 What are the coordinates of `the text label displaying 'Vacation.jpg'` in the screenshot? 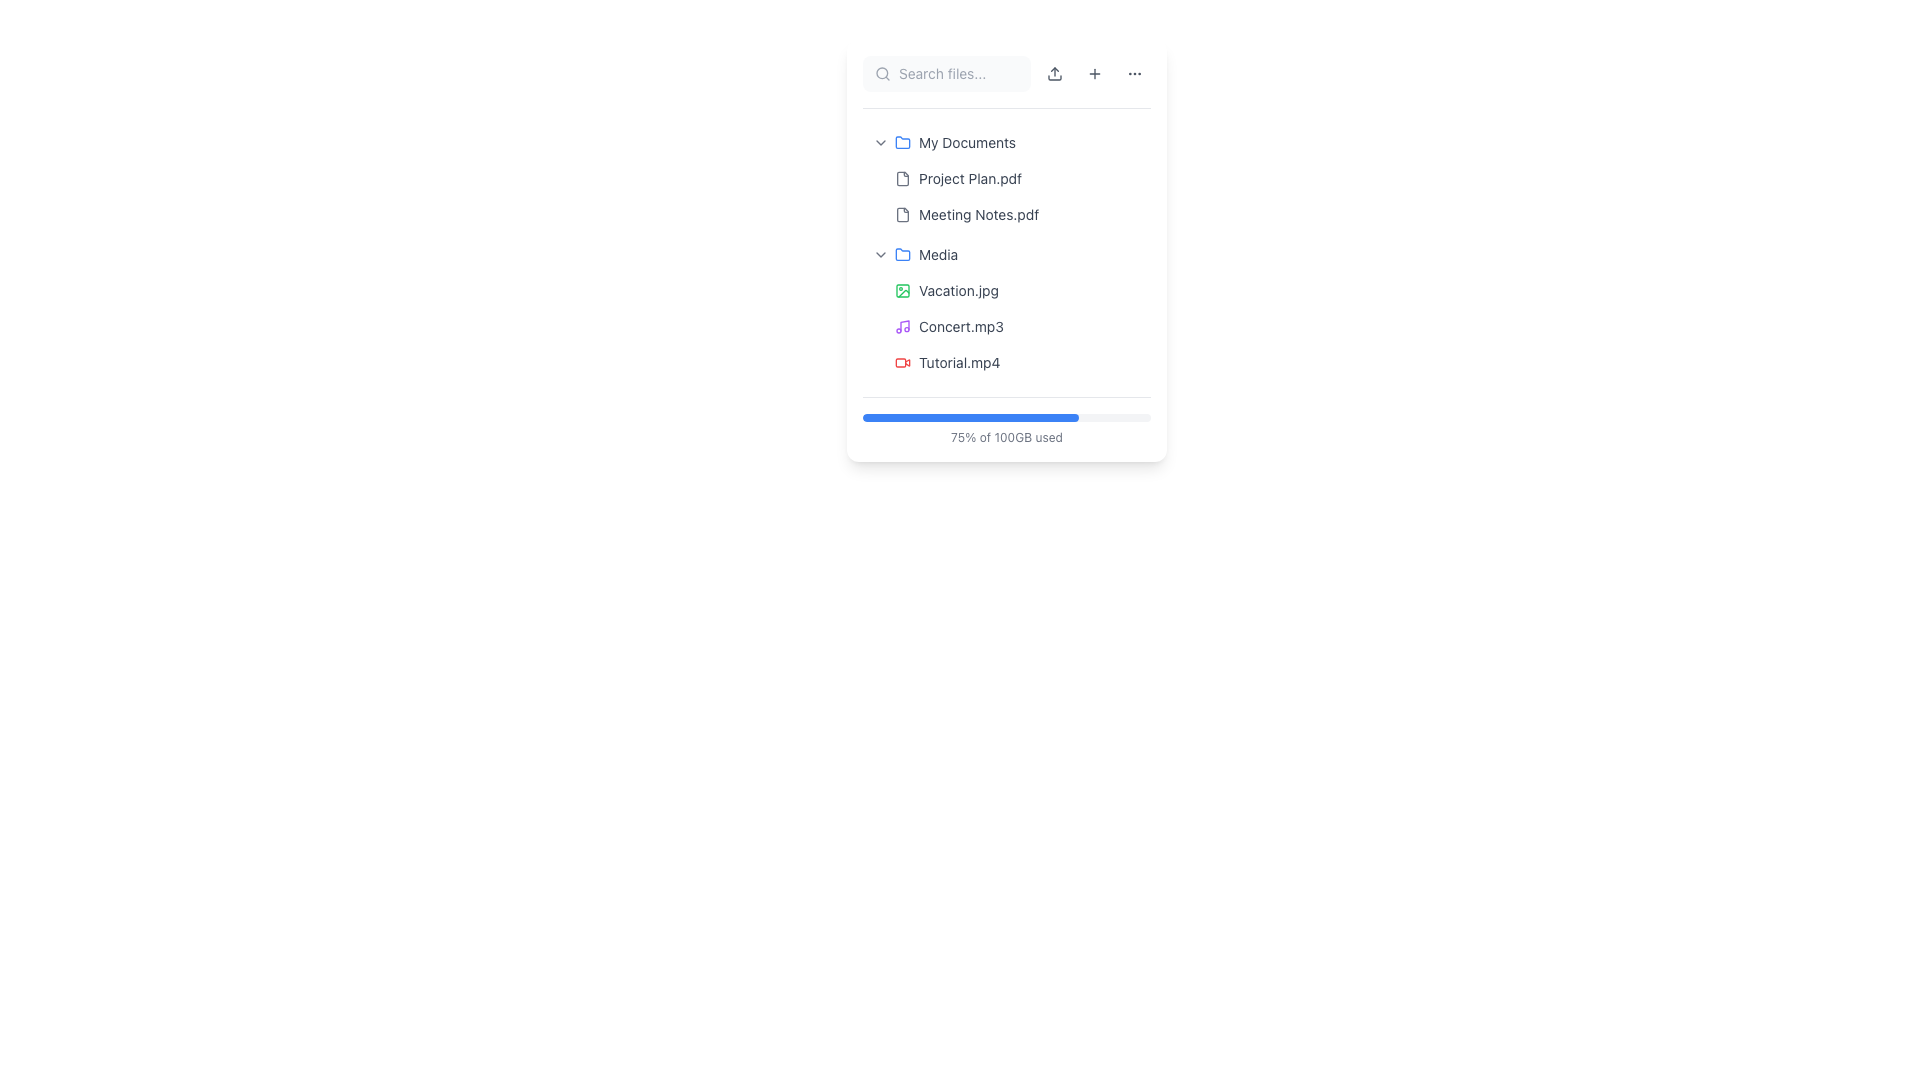 It's located at (958, 290).